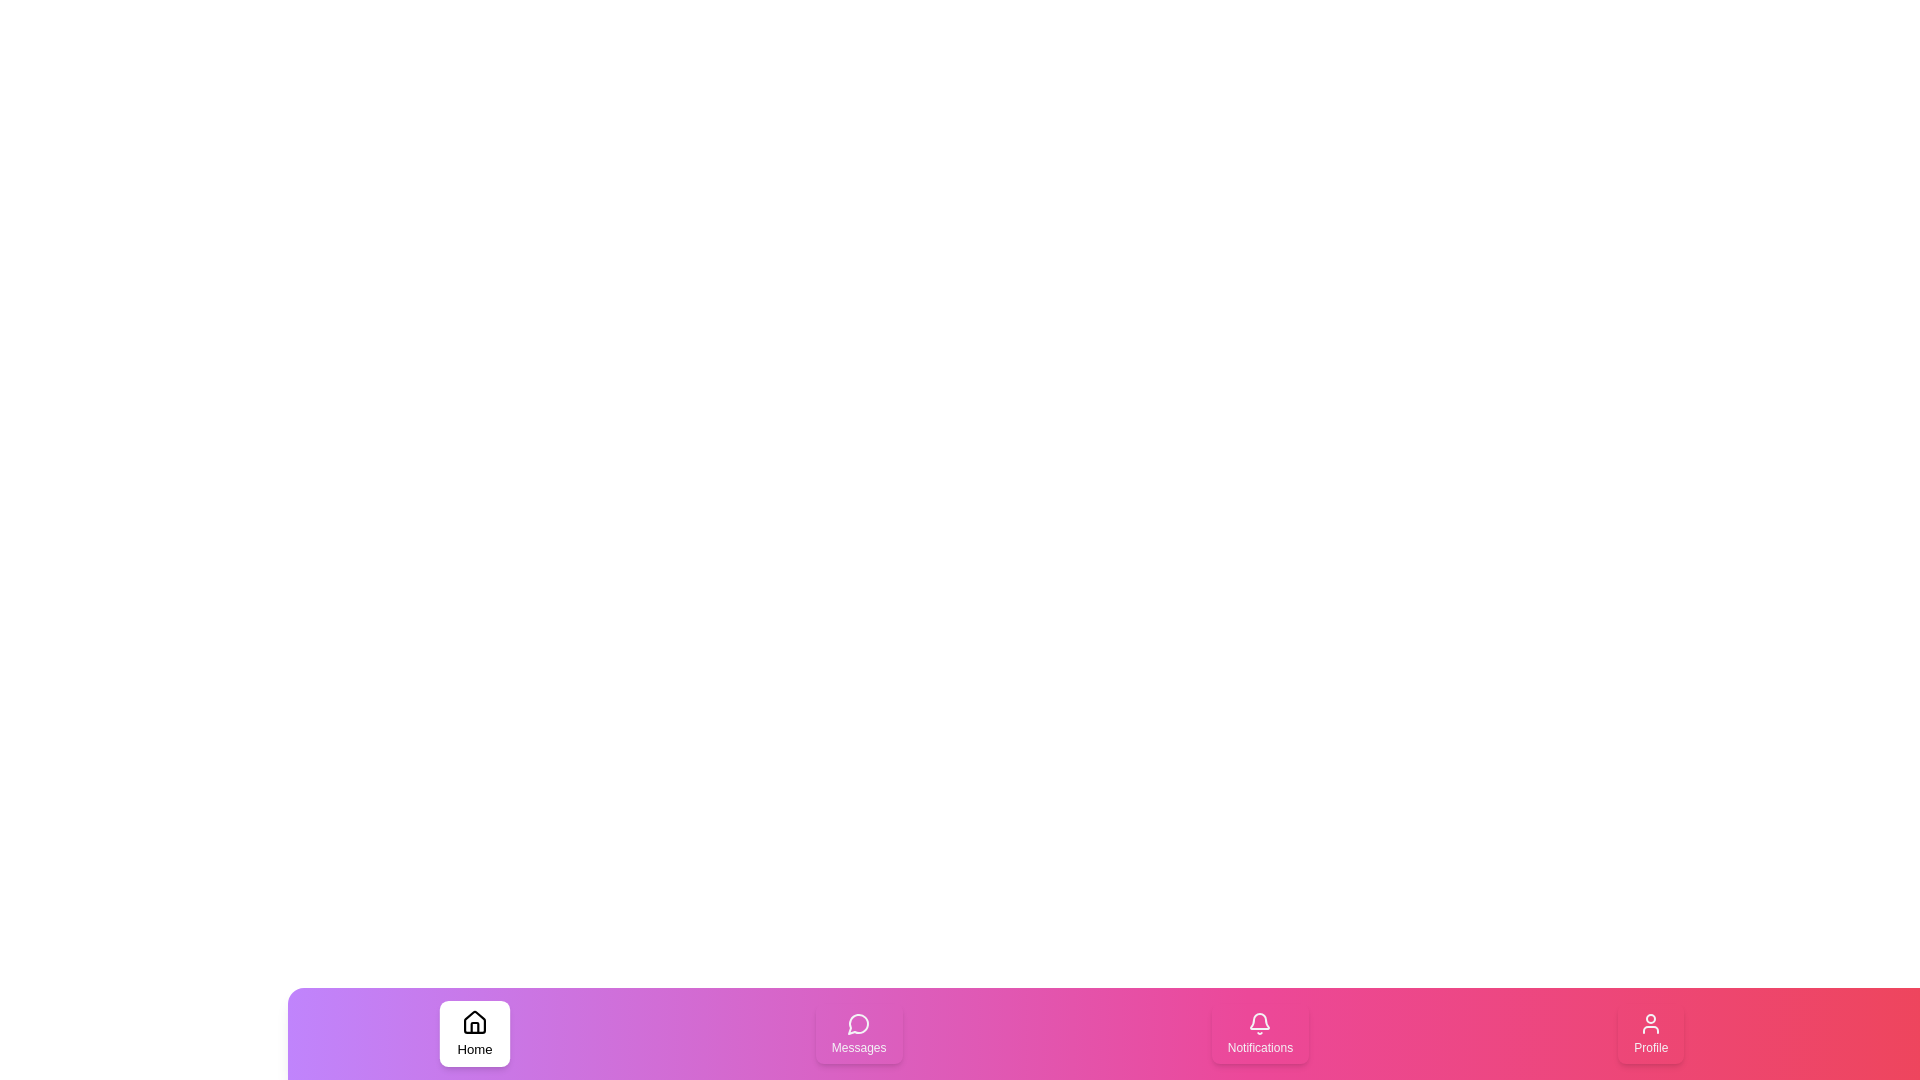 Image resolution: width=1920 pixels, height=1080 pixels. I want to click on the tab labeled Profile by clicking on it, so click(1651, 1033).